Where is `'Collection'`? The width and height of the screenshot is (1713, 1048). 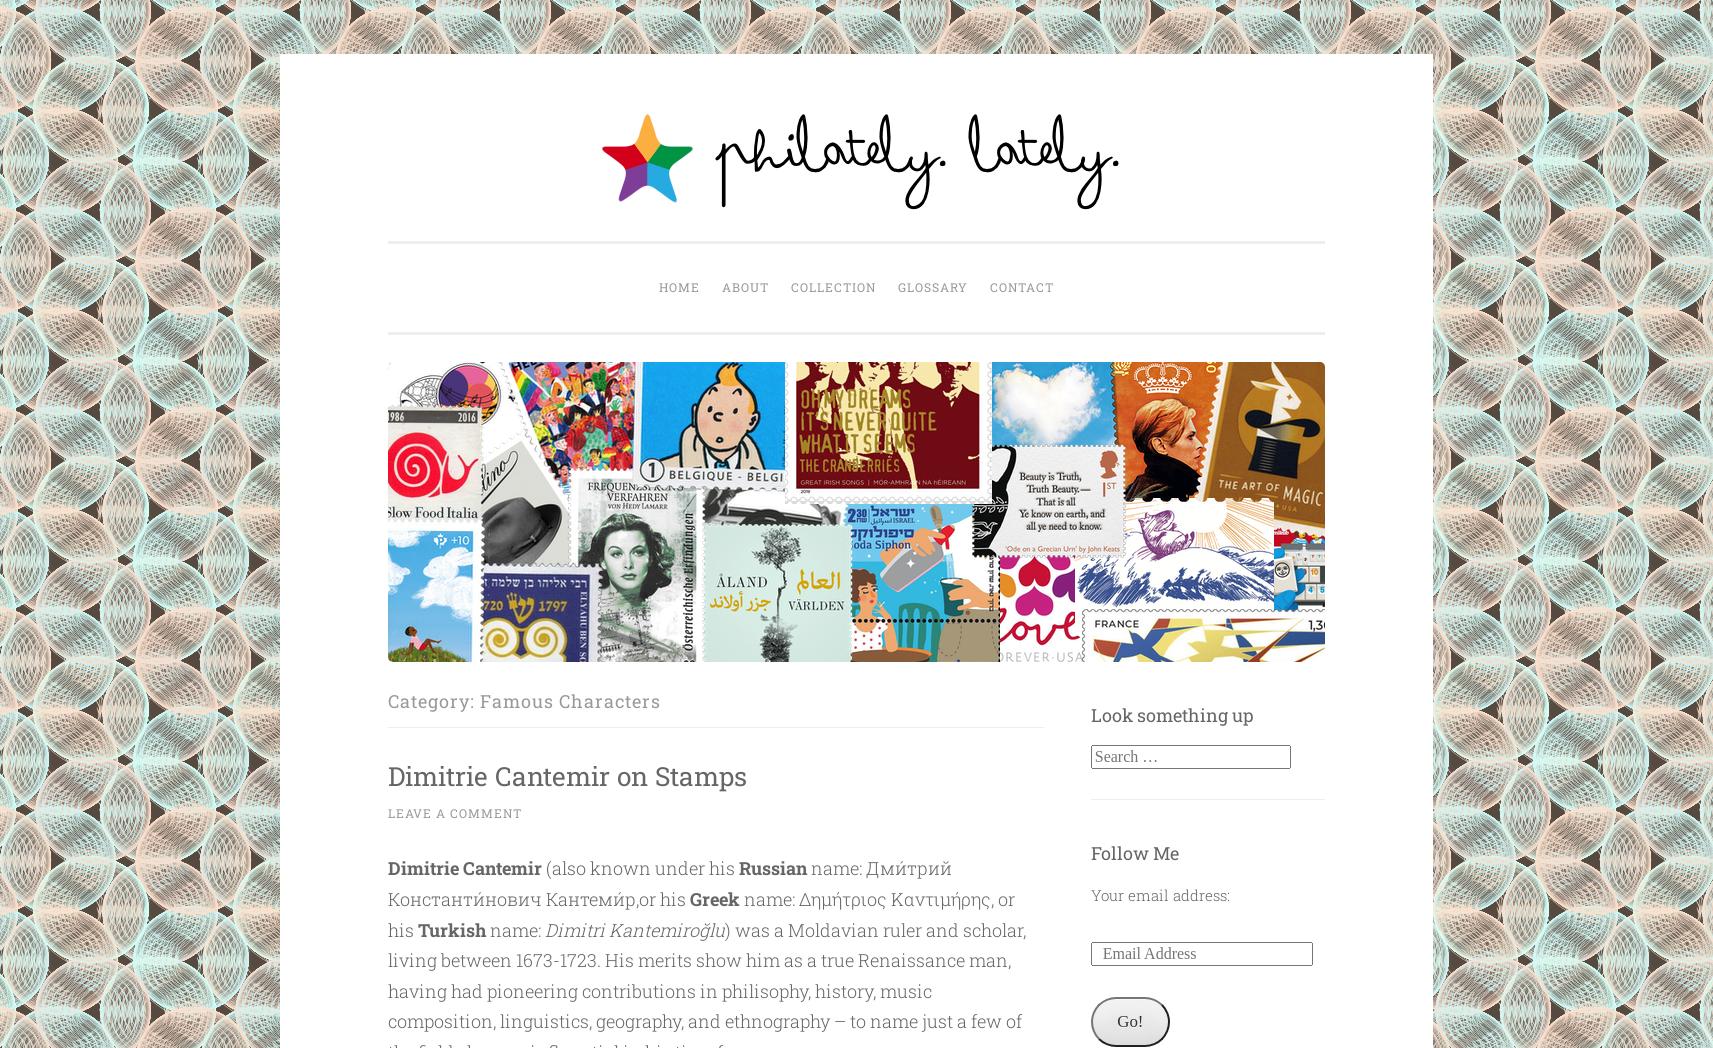
'Collection' is located at coordinates (832, 286).